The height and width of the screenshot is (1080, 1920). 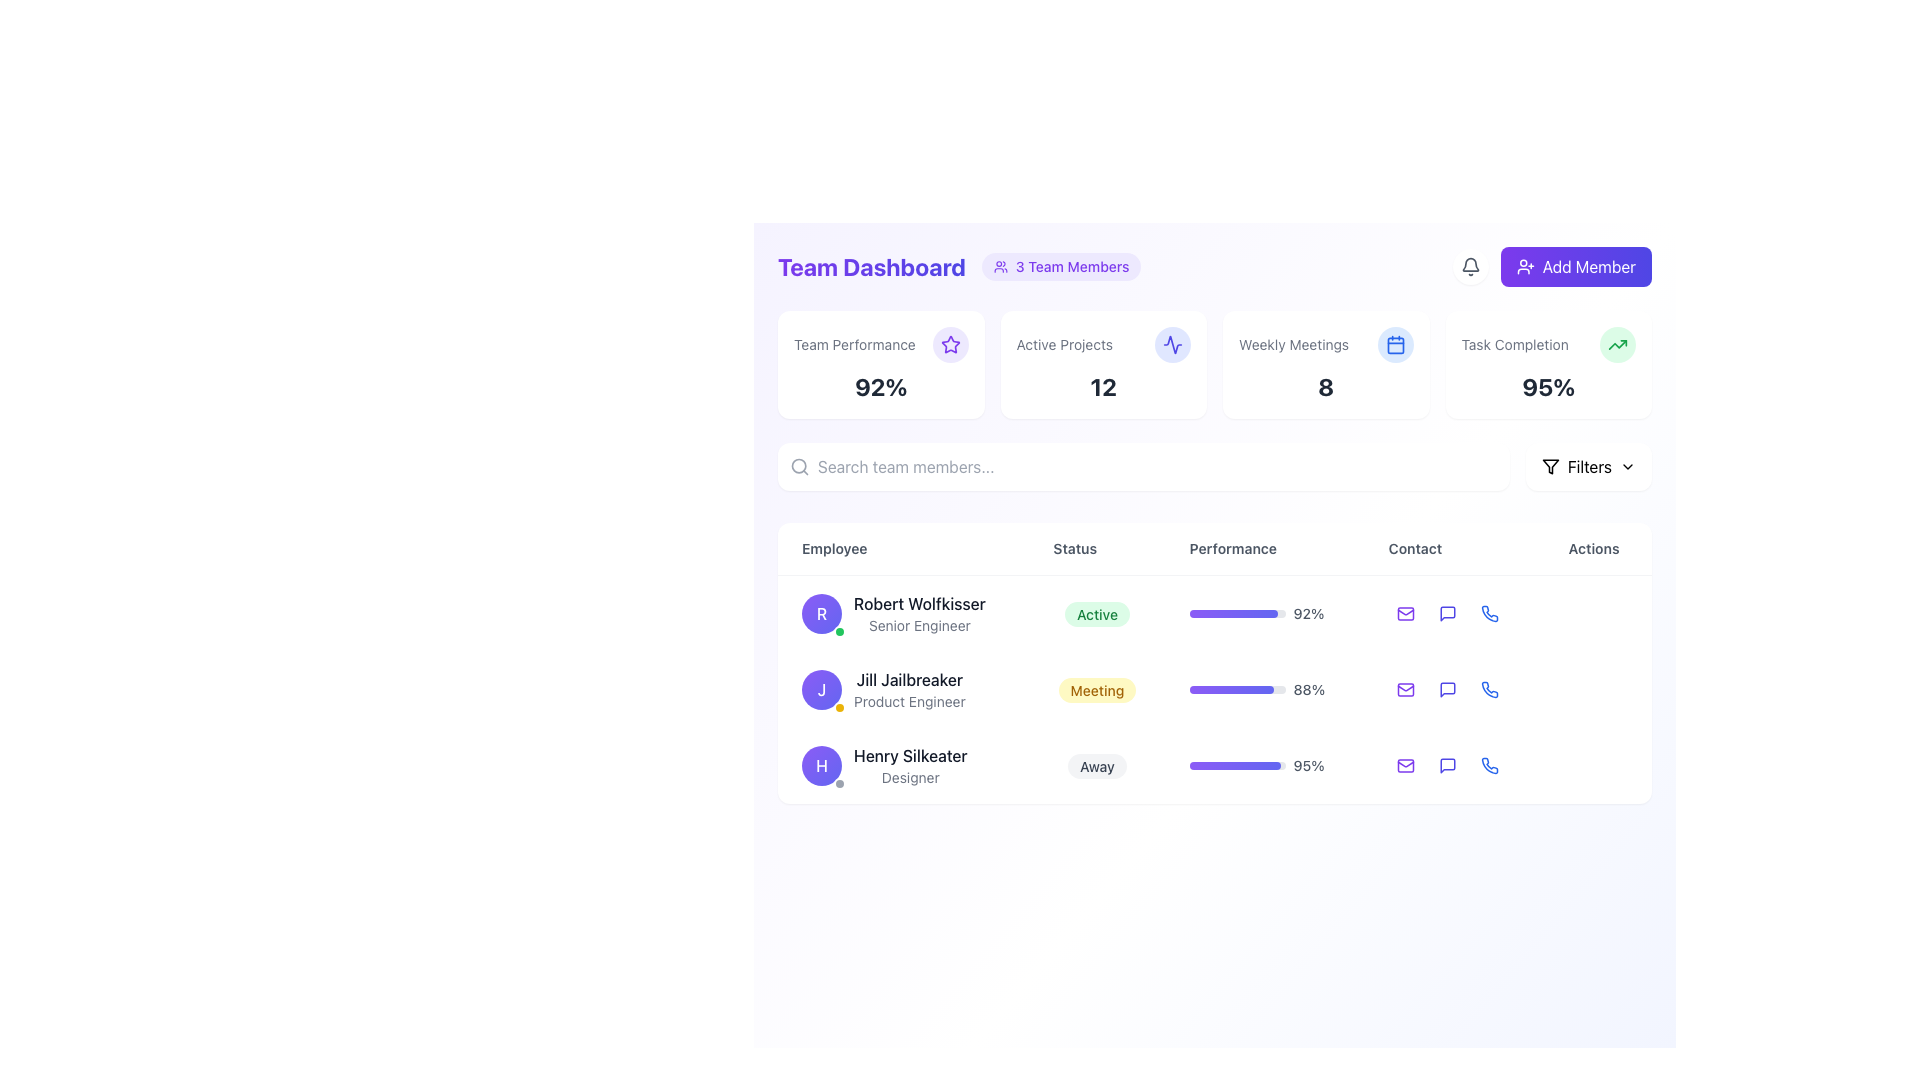 What do you see at coordinates (1447, 689) in the screenshot?
I see `the small speech bubble icon button in the 'Actions' column for user 'Jill Jailbreaker'` at bounding box center [1447, 689].